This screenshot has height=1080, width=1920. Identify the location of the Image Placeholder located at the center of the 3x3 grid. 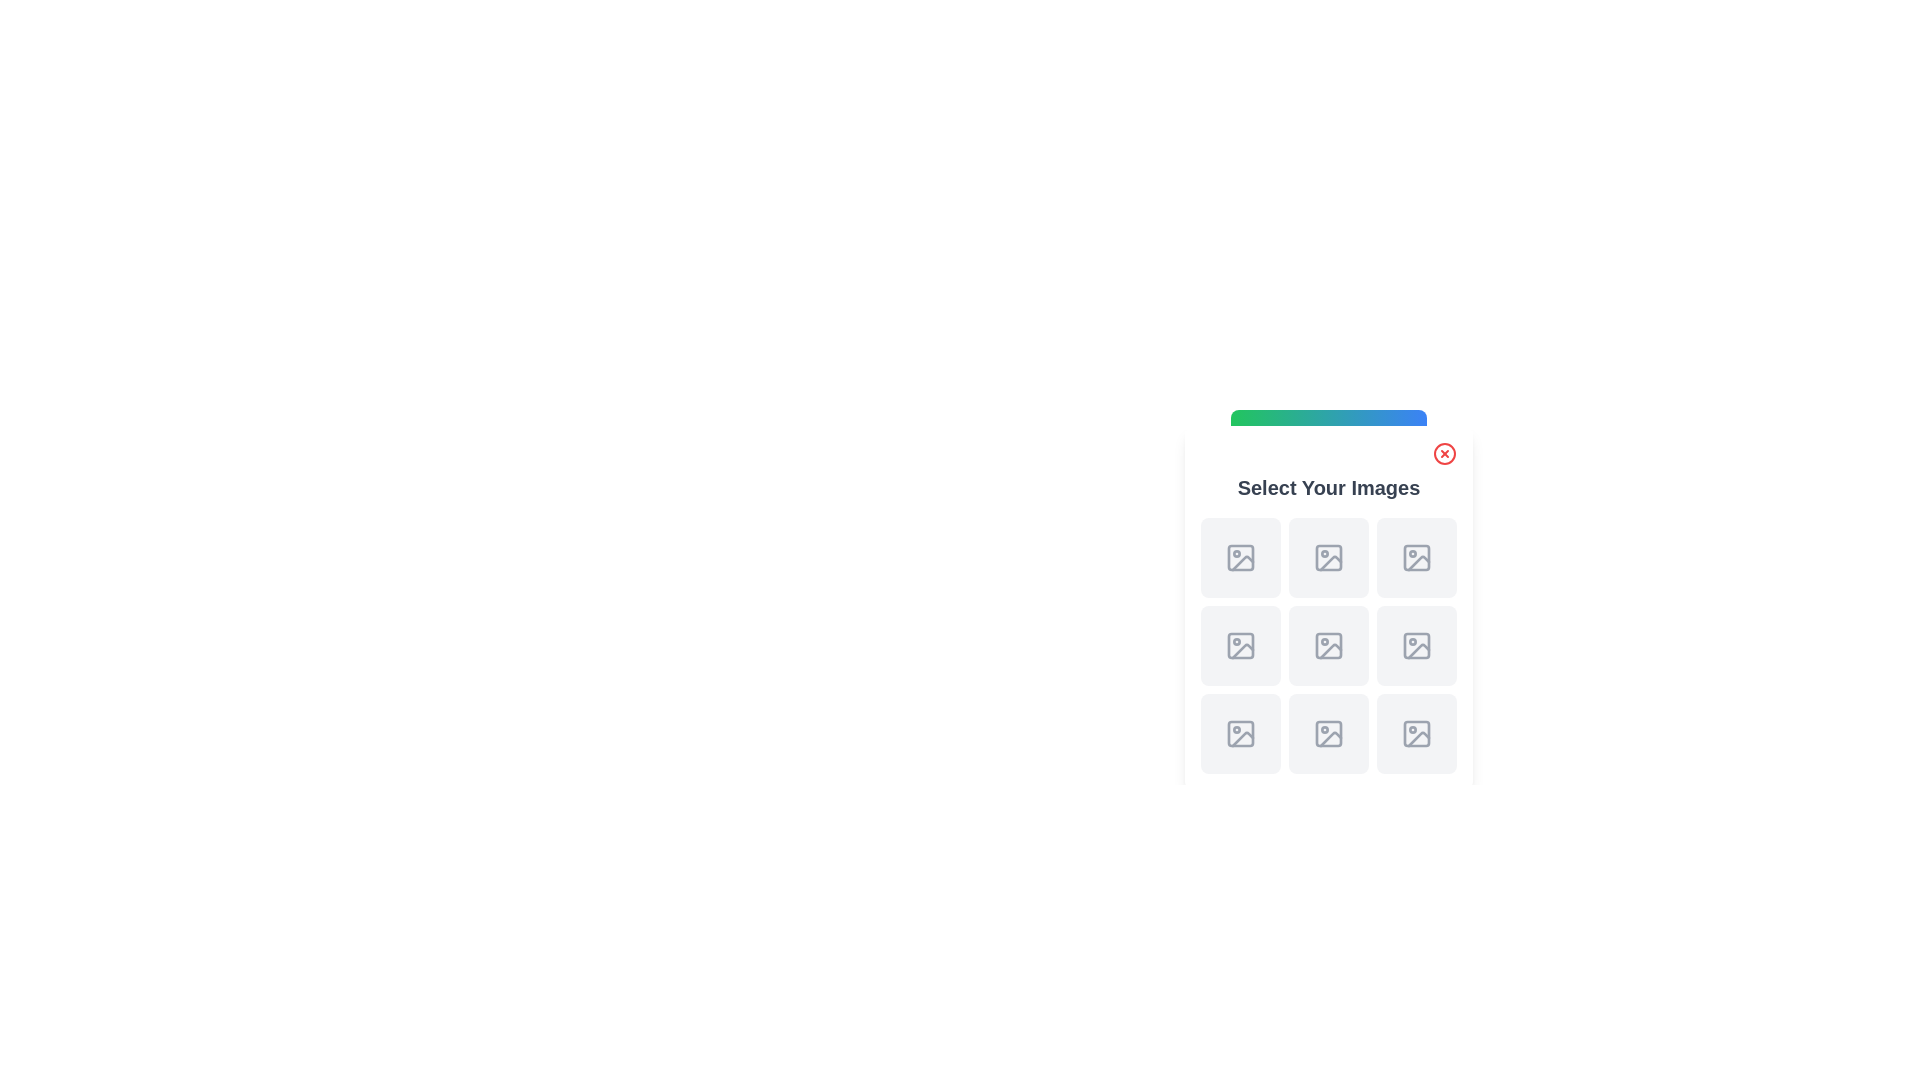
(1329, 585).